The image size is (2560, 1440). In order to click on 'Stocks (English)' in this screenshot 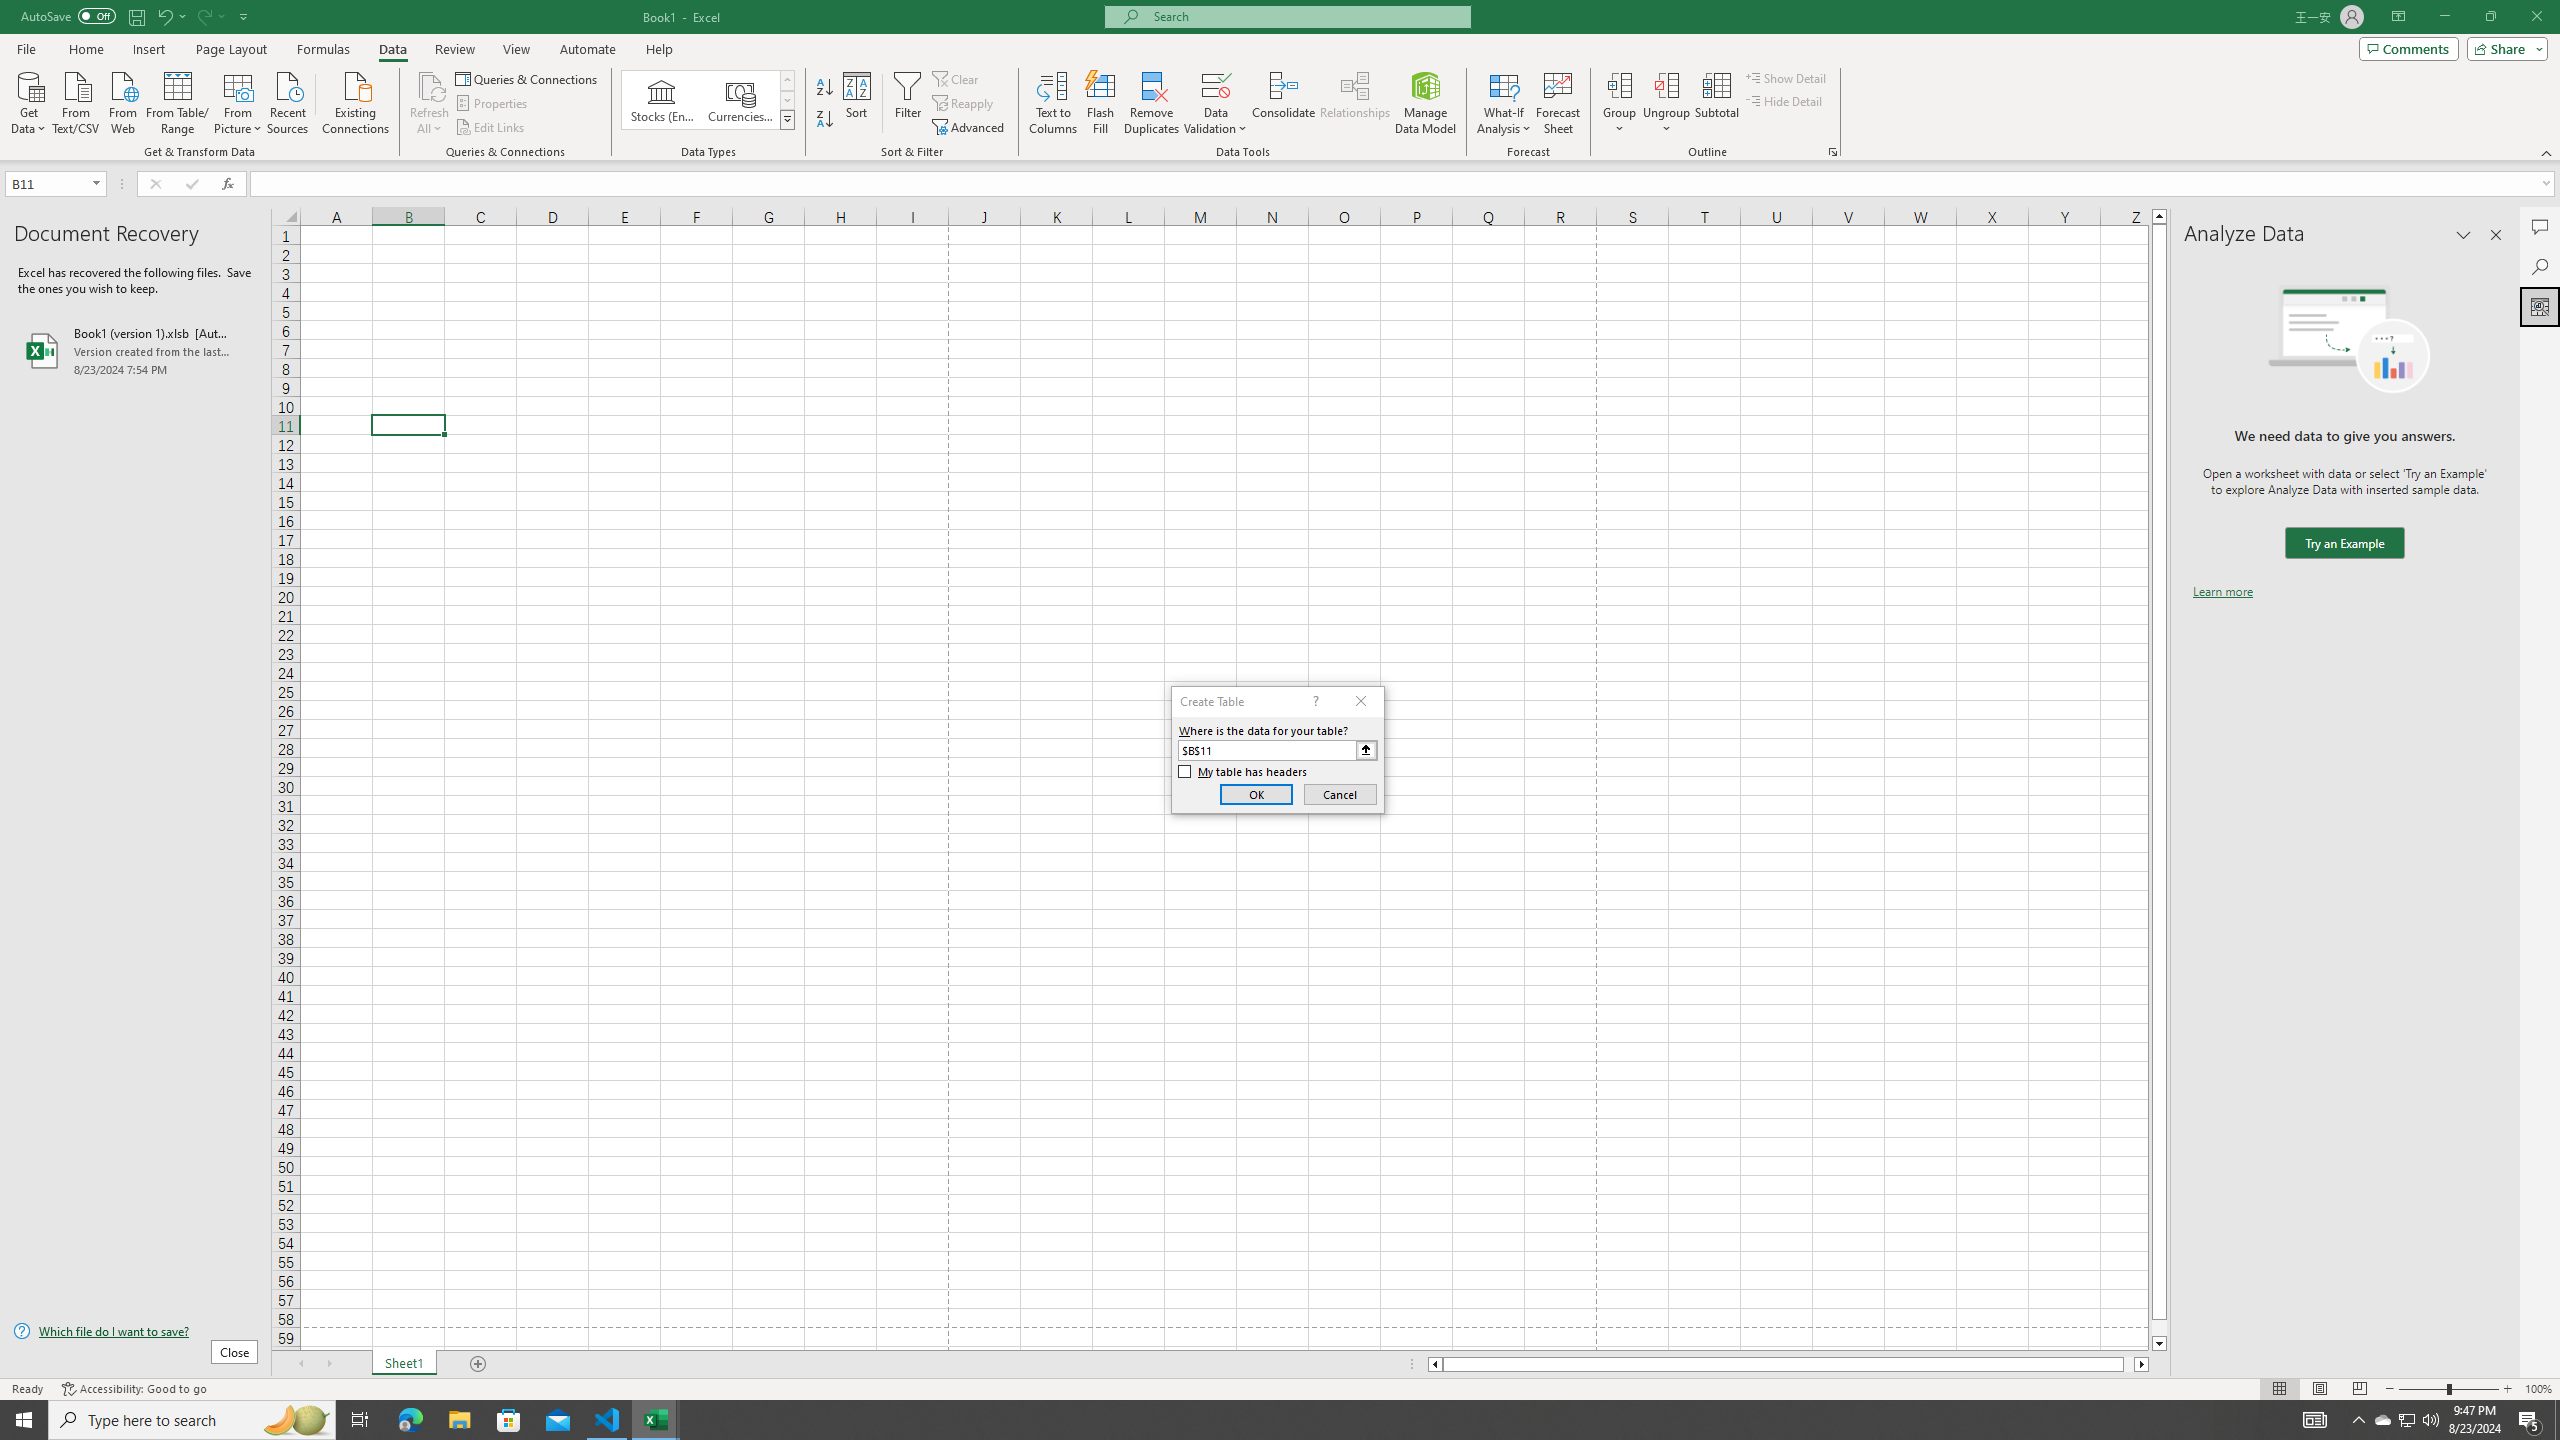, I will do `click(660, 99)`.